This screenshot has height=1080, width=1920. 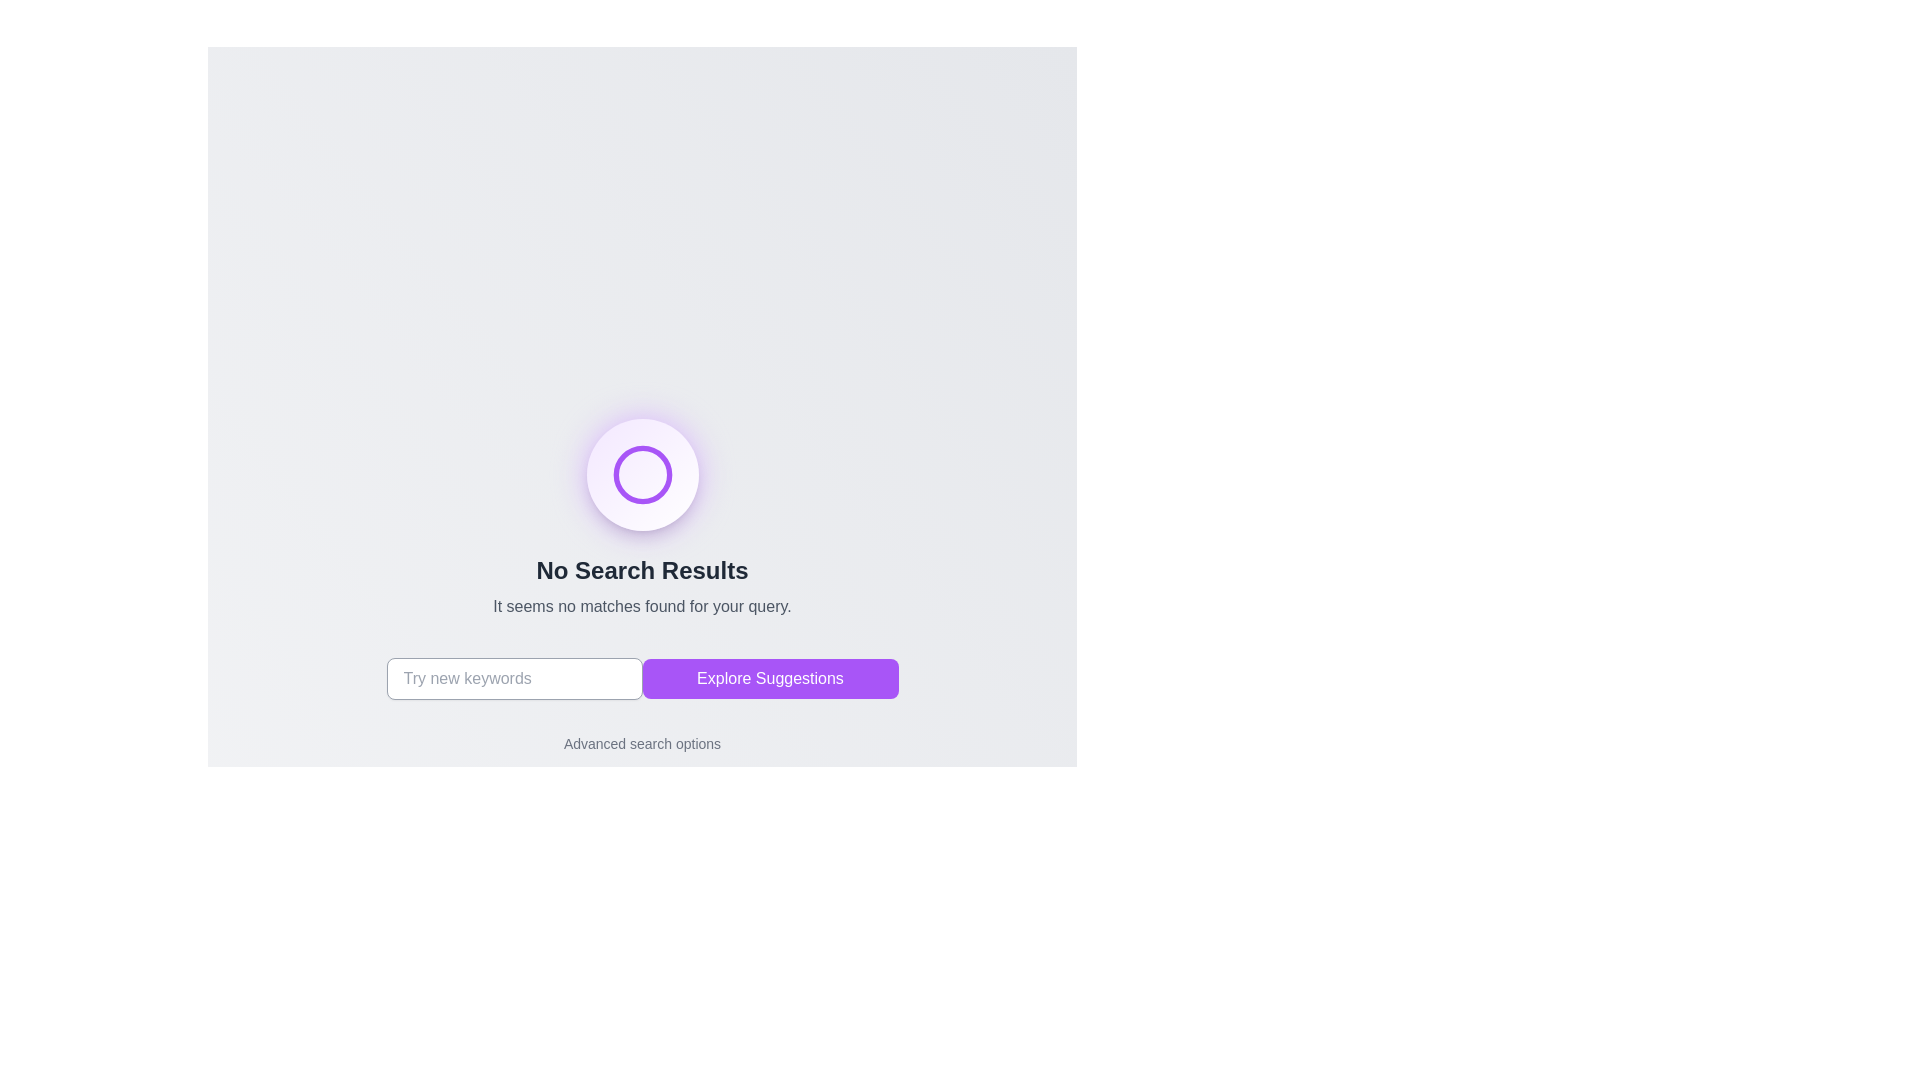 What do you see at coordinates (642, 671) in the screenshot?
I see `the button that triggers suggestions, positioned below the 'No Search Results' section, to observe the transition effect` at bounding box center [642, 671].